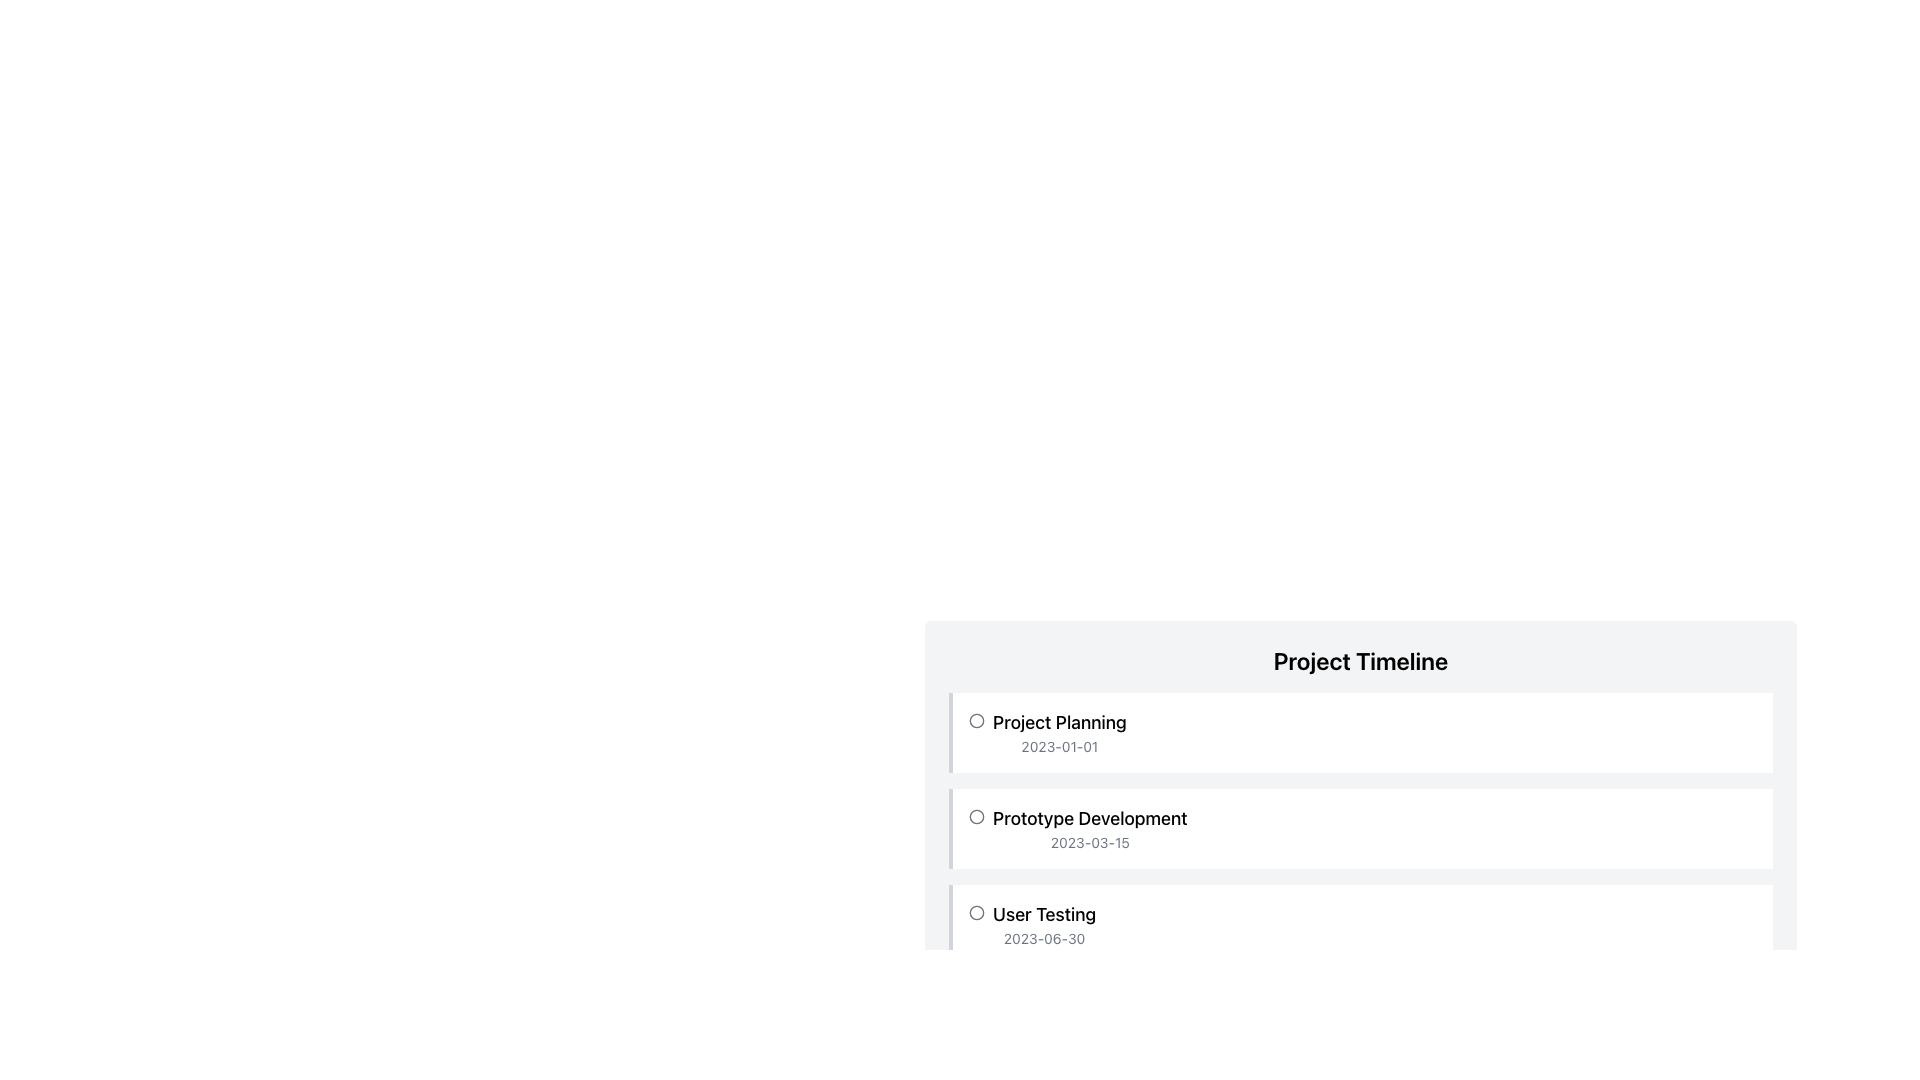 The width and height of the screenshot is (1920, 1080). Describe the element at coordinates (1043, 938) in the screenshot. I see `text label indicating the completion or due date for the 'User Testing' task in the project timeline, located directly under the 'User Testing' label` at that location.